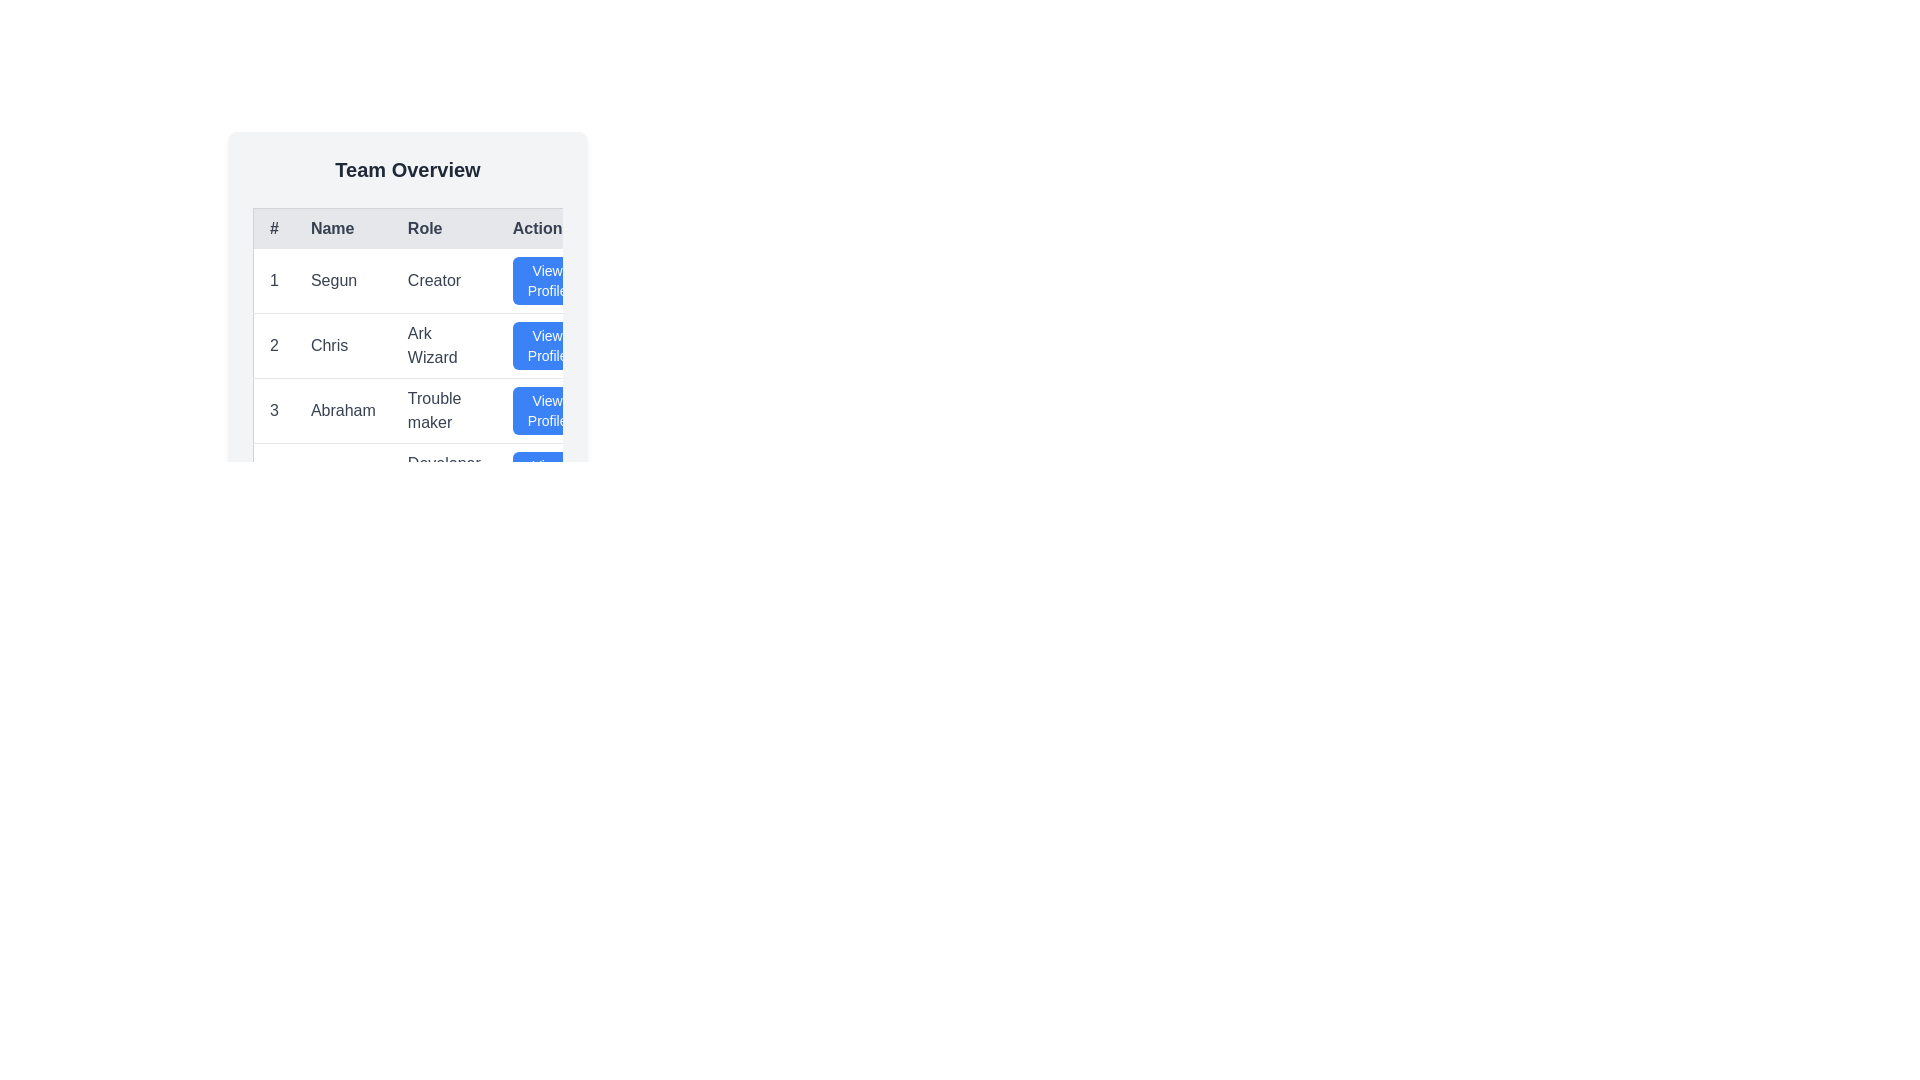  What do you see at coordinates (556, 345) in the screenshot?
I see `the 'View Profile' button with a blue background and white text located` at bounding box center [556, 345].